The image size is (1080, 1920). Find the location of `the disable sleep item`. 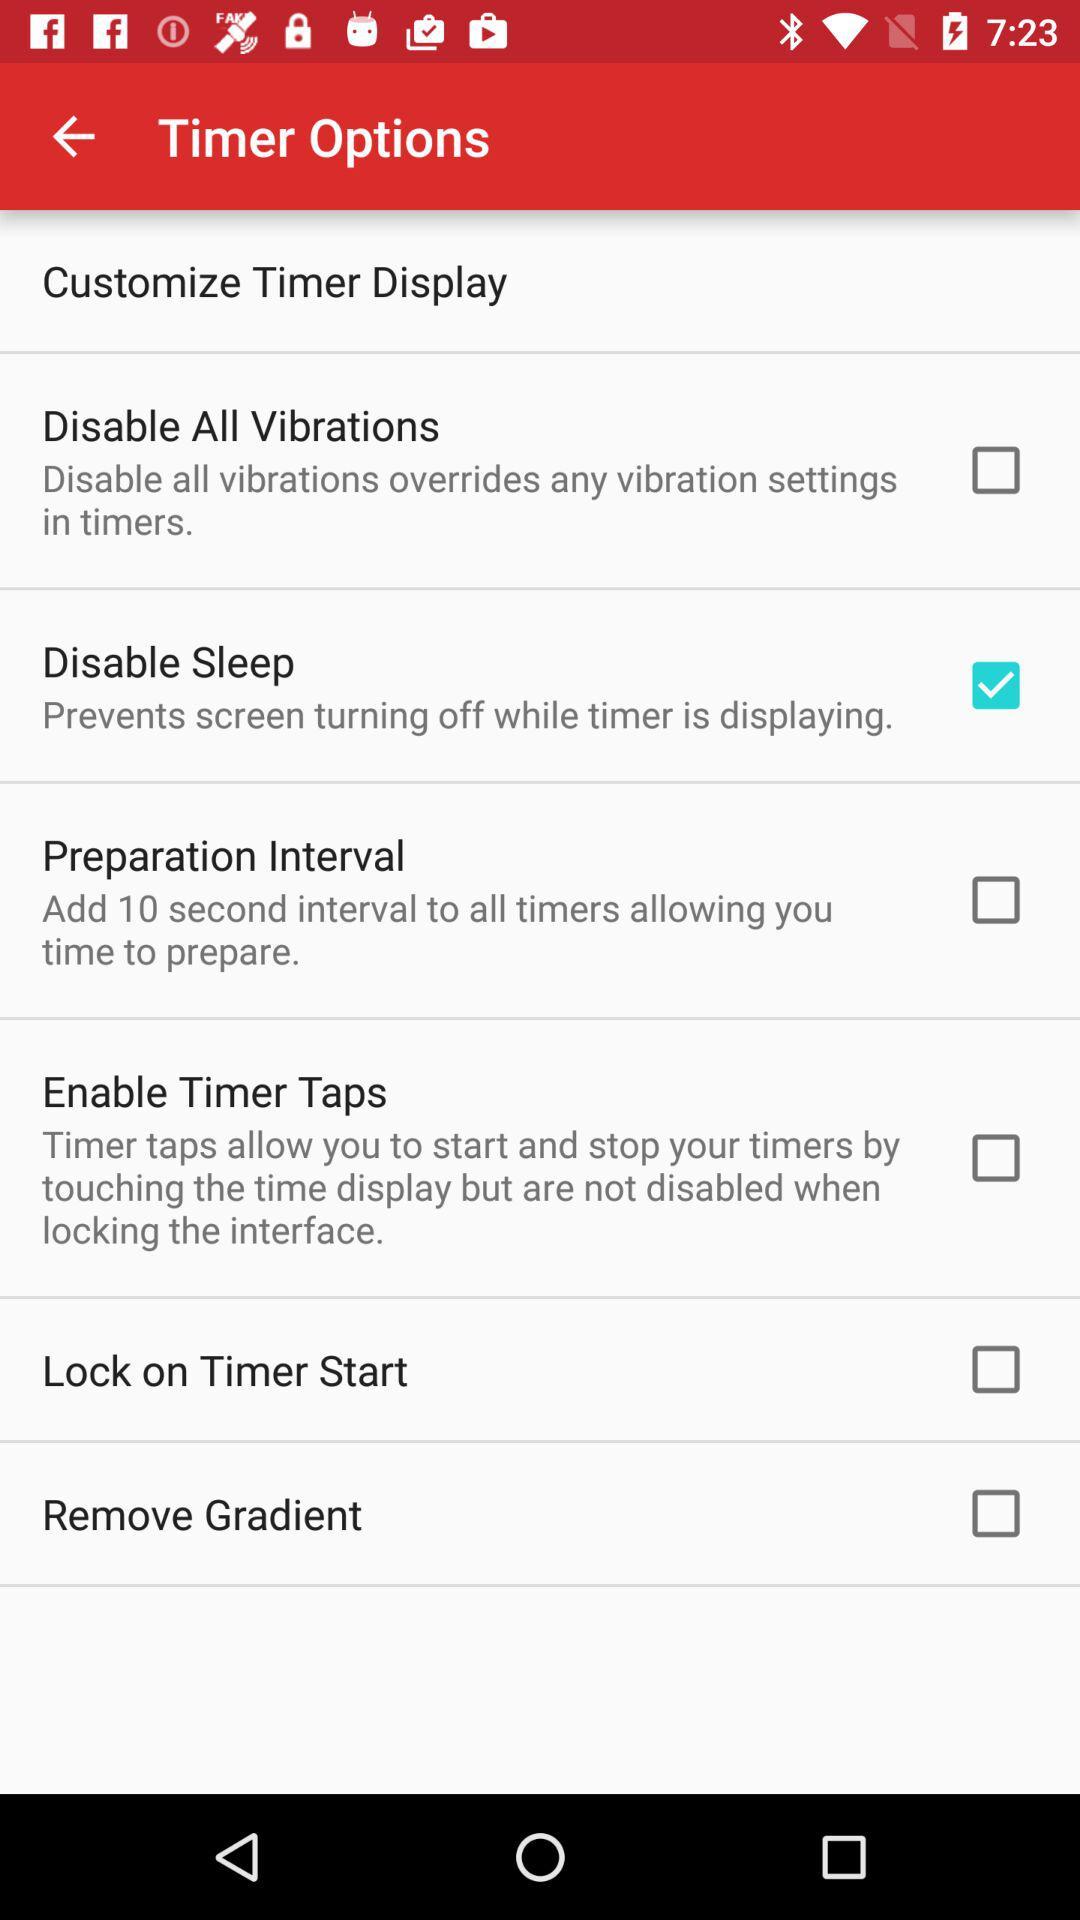

the disable sleep item is located at coordinates (167, 660).